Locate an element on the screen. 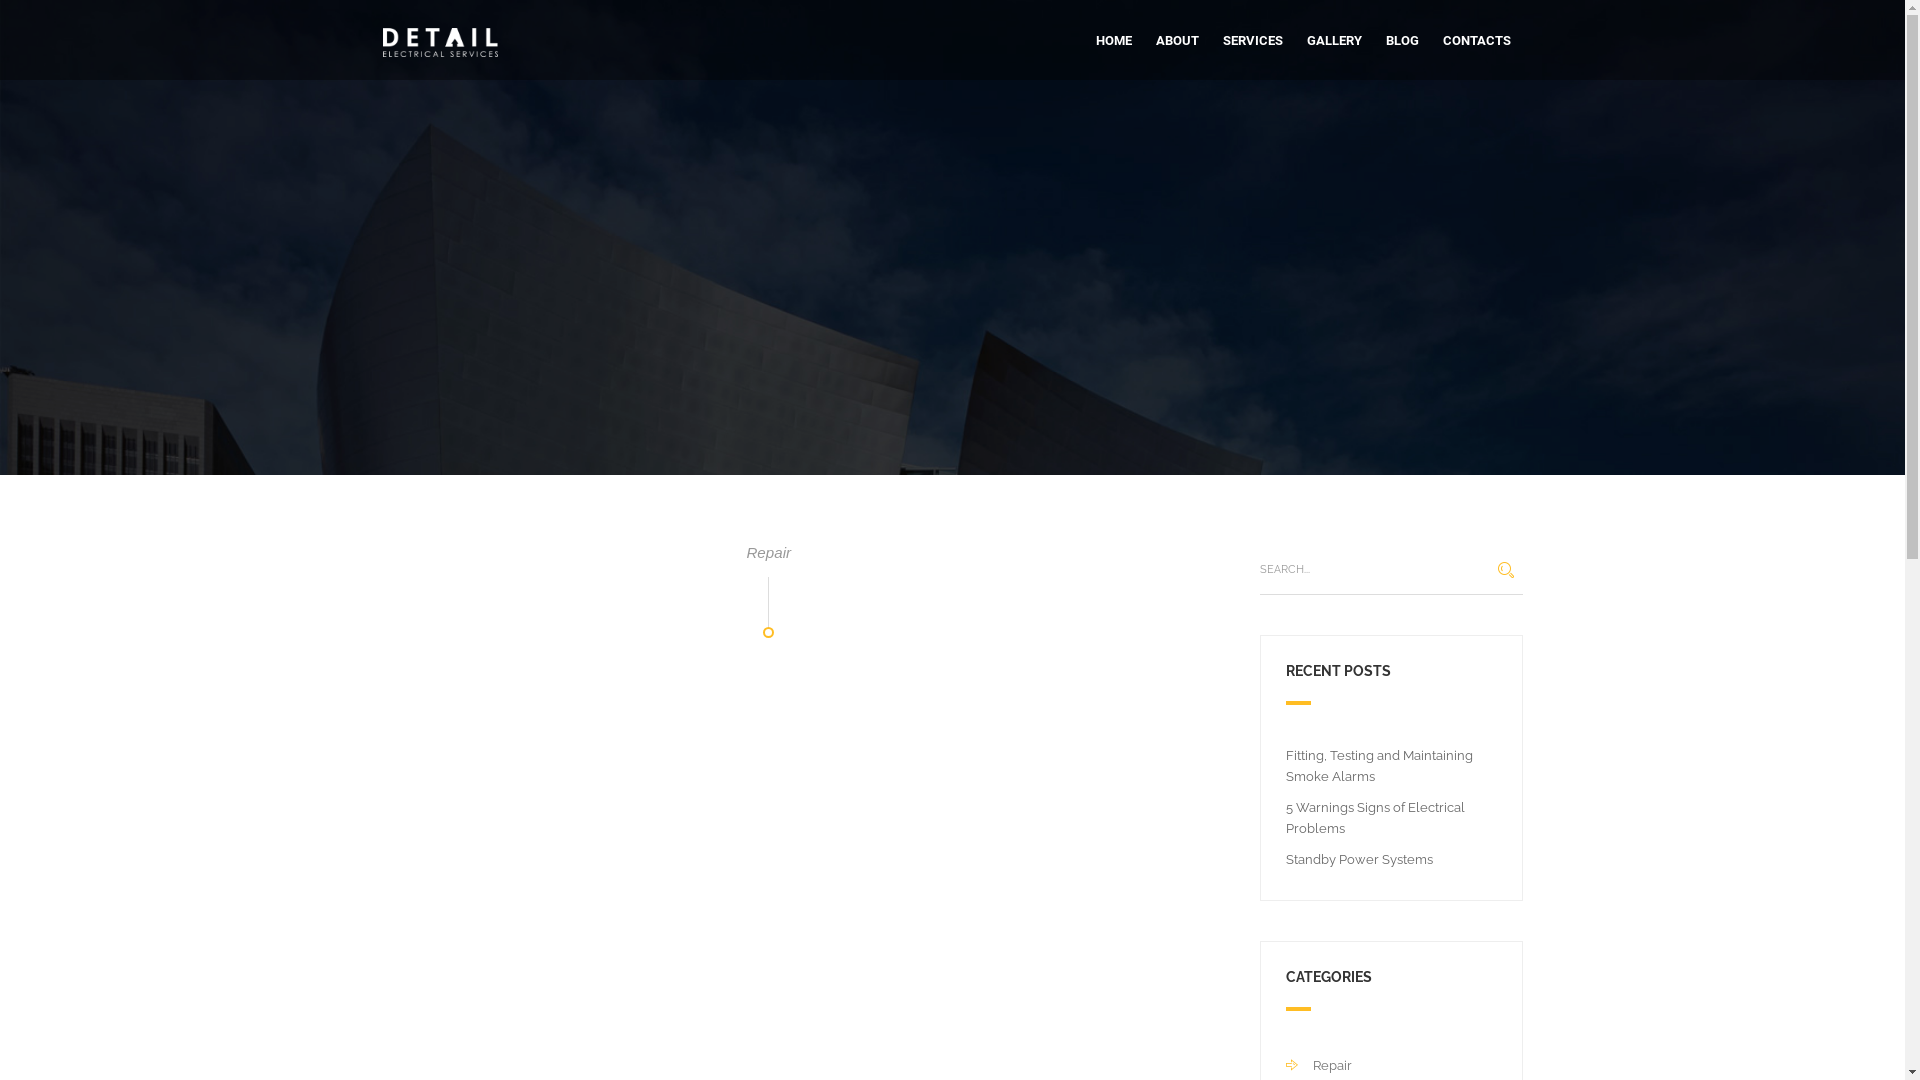 This screenshot has width=1920, height=1080. 'Fitting, Testing and Maintaining Smoke Alarms' is located at coordinates (1378, 765).